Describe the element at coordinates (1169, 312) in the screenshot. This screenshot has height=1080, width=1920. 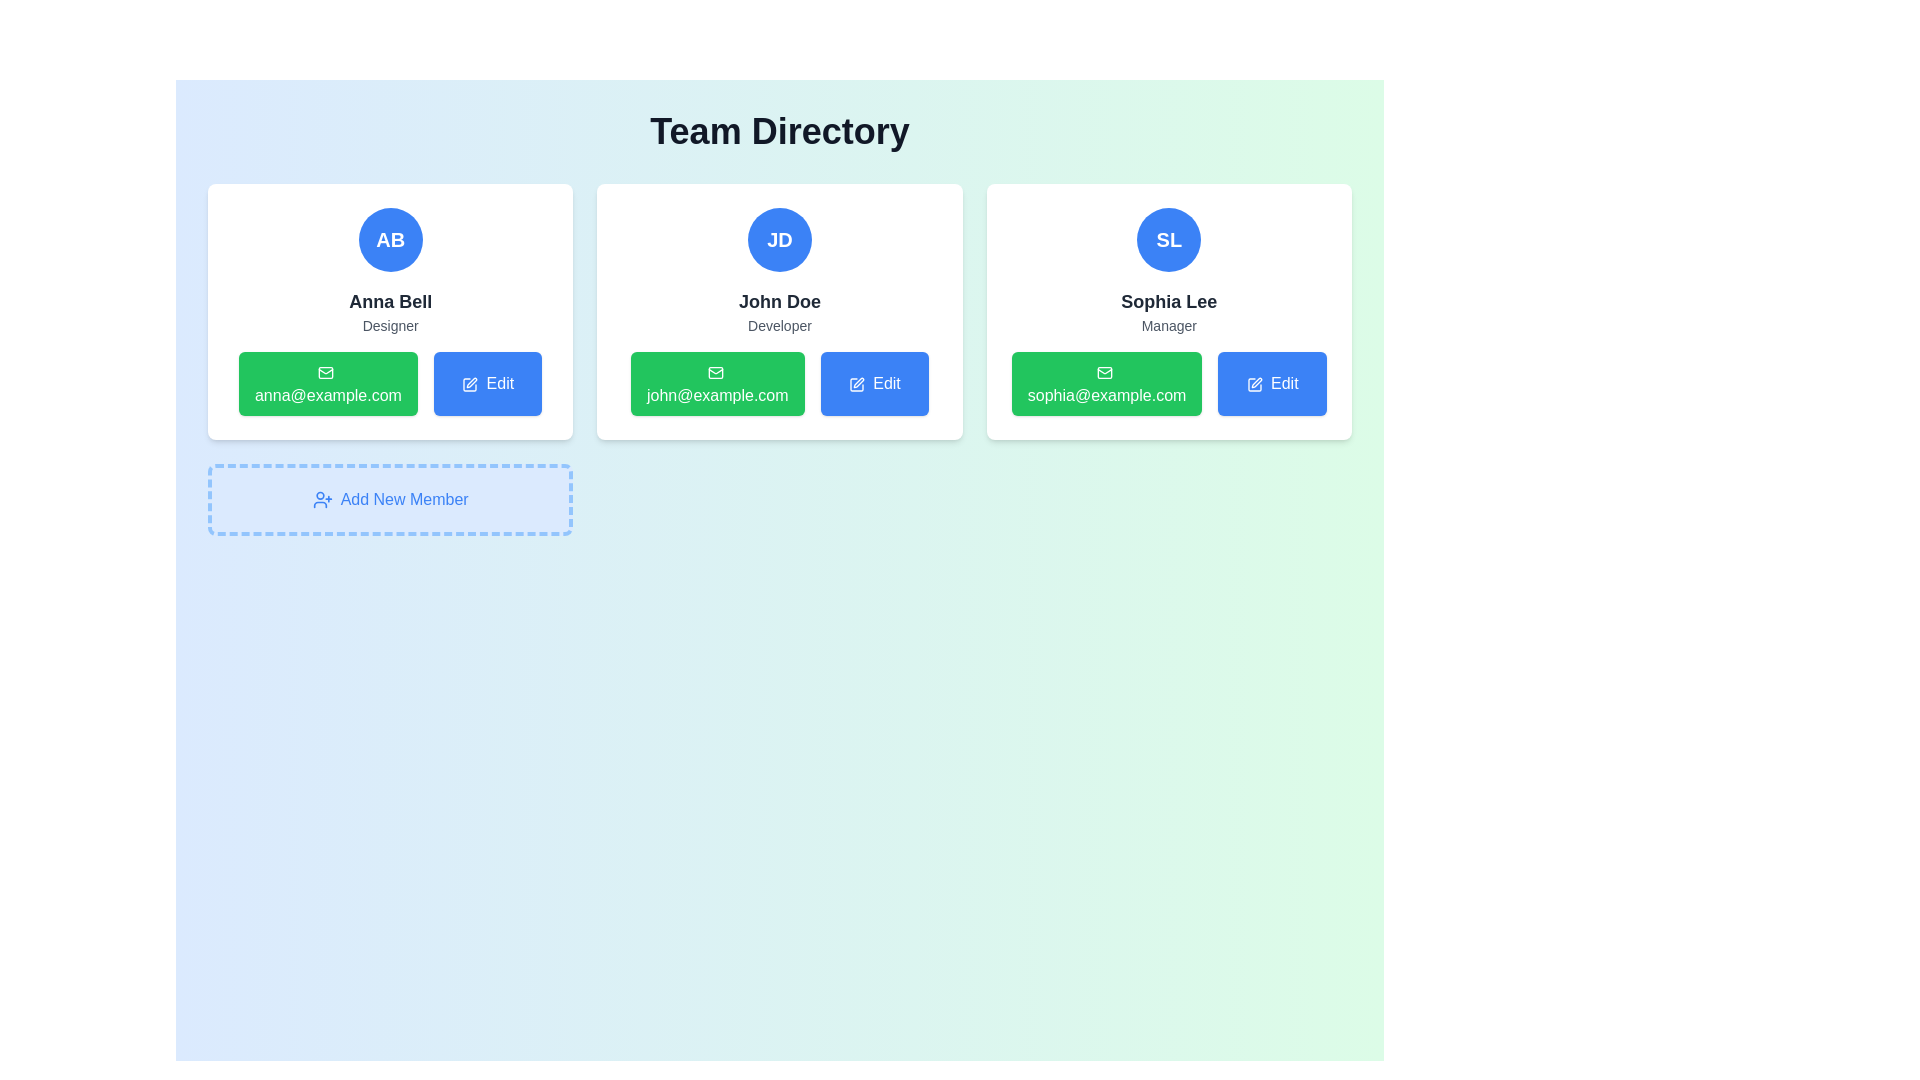
I see `user's name 'Sophia Lee' and designation 'Manager' from the text element located in the center of the third card in the rightmost column of the user profiles grid` at that location.